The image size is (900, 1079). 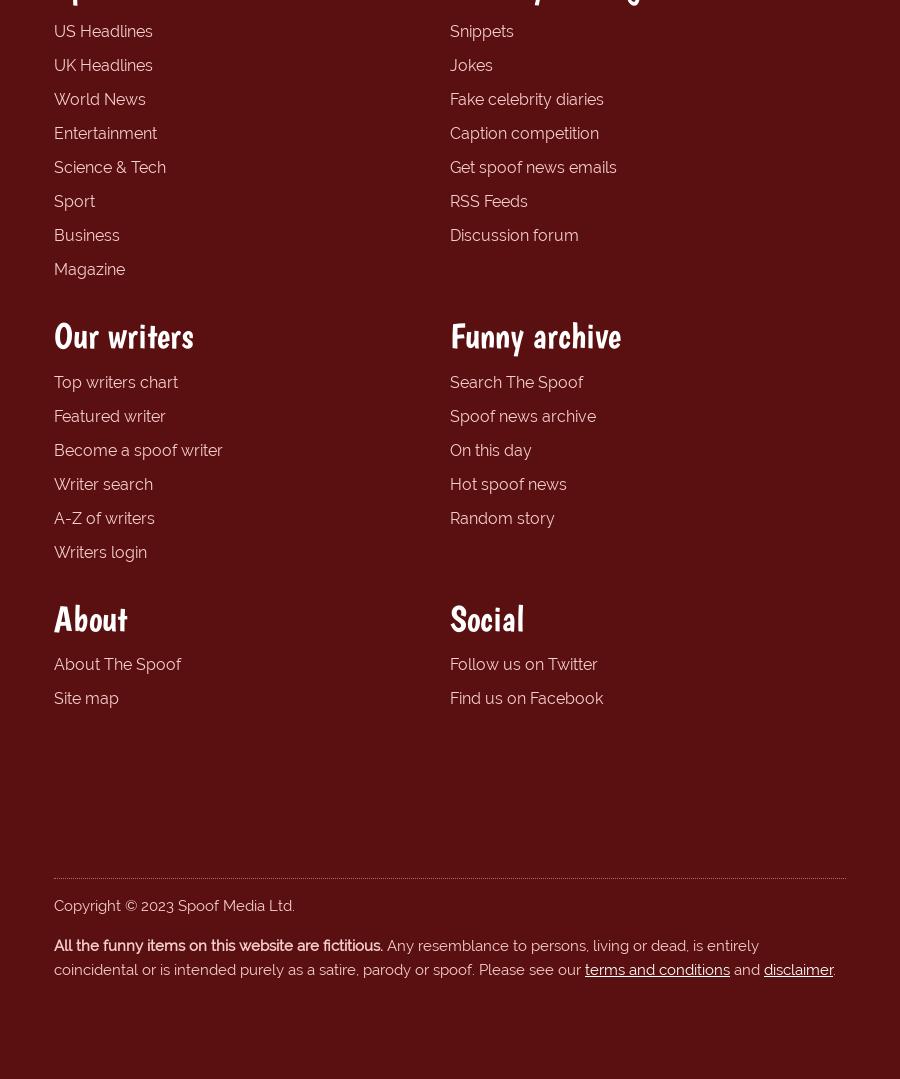 What do you see at coordinates (123, 334) in the screenshot?
I see `'Our writers'` at bounding box center [123, 334].